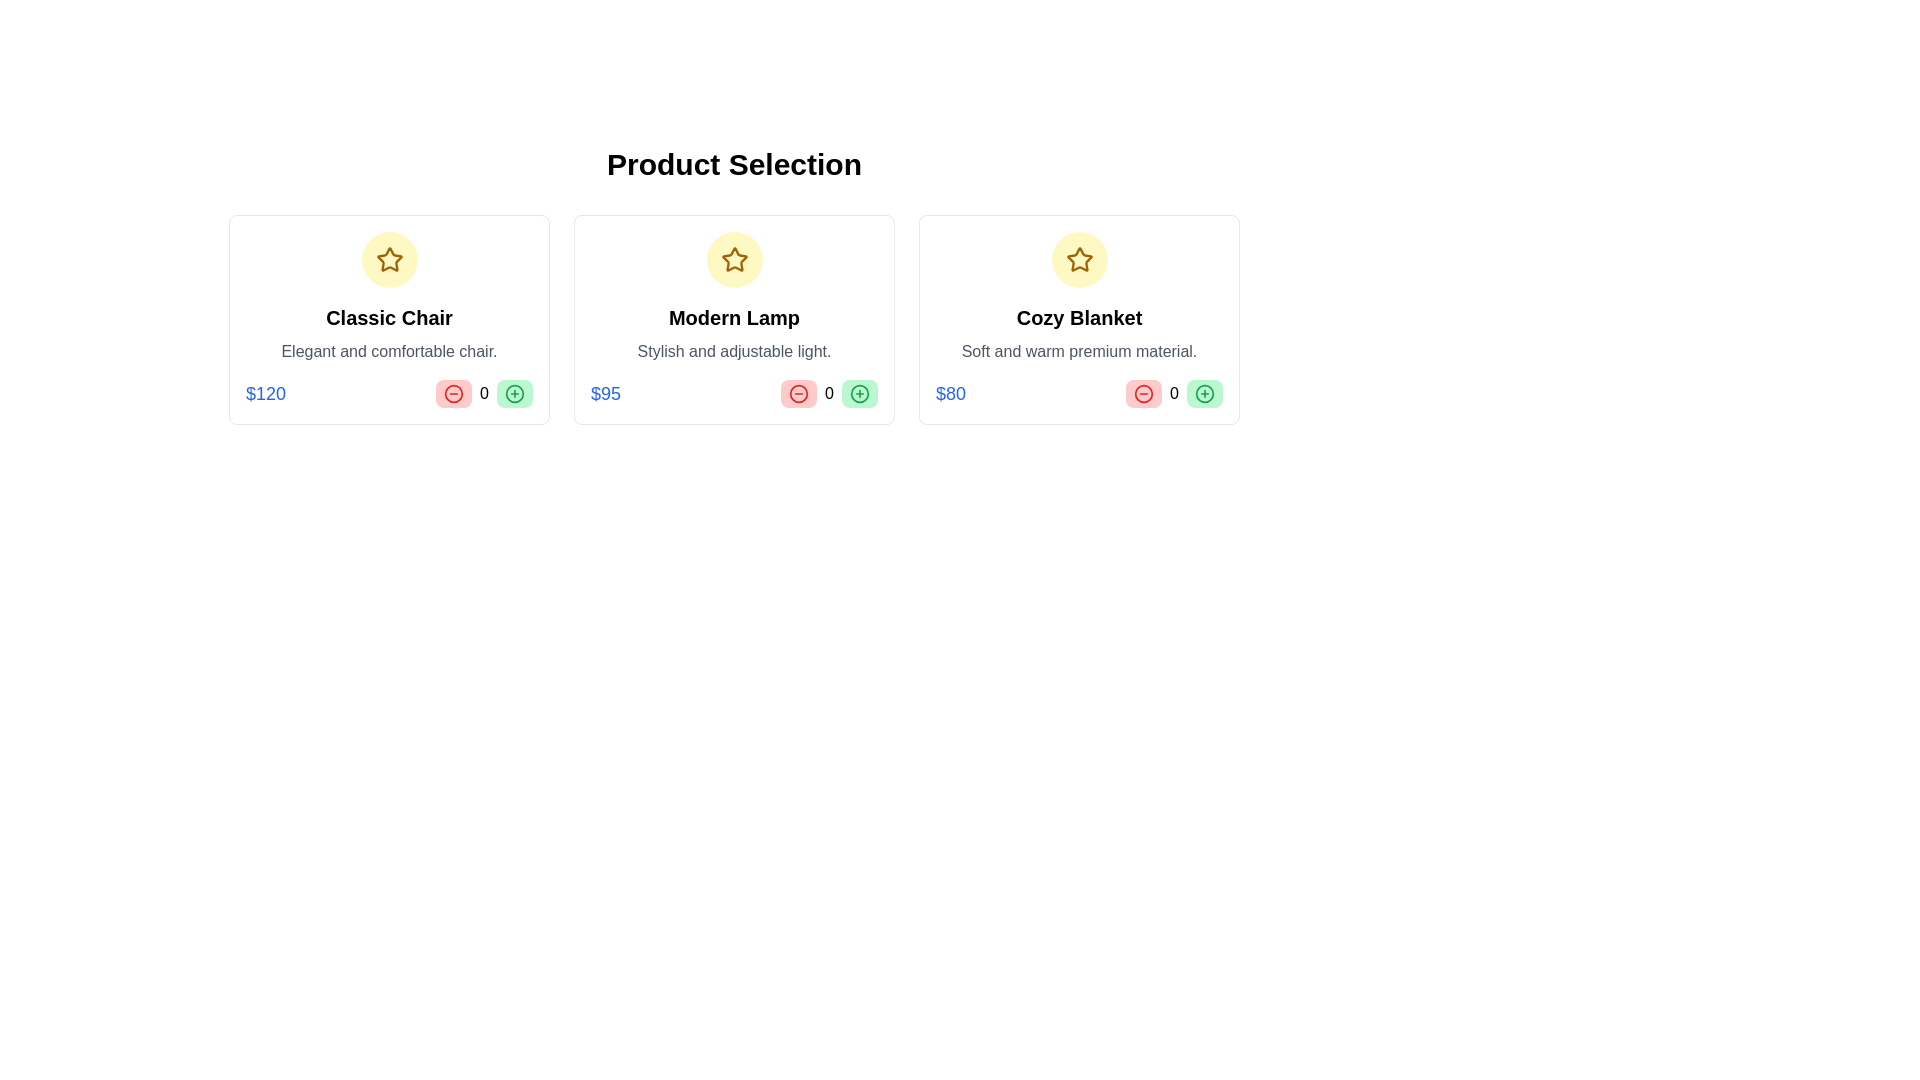  I want to click on the decrement button for the 'Cozy Blanket' product, so click(1144, 393).